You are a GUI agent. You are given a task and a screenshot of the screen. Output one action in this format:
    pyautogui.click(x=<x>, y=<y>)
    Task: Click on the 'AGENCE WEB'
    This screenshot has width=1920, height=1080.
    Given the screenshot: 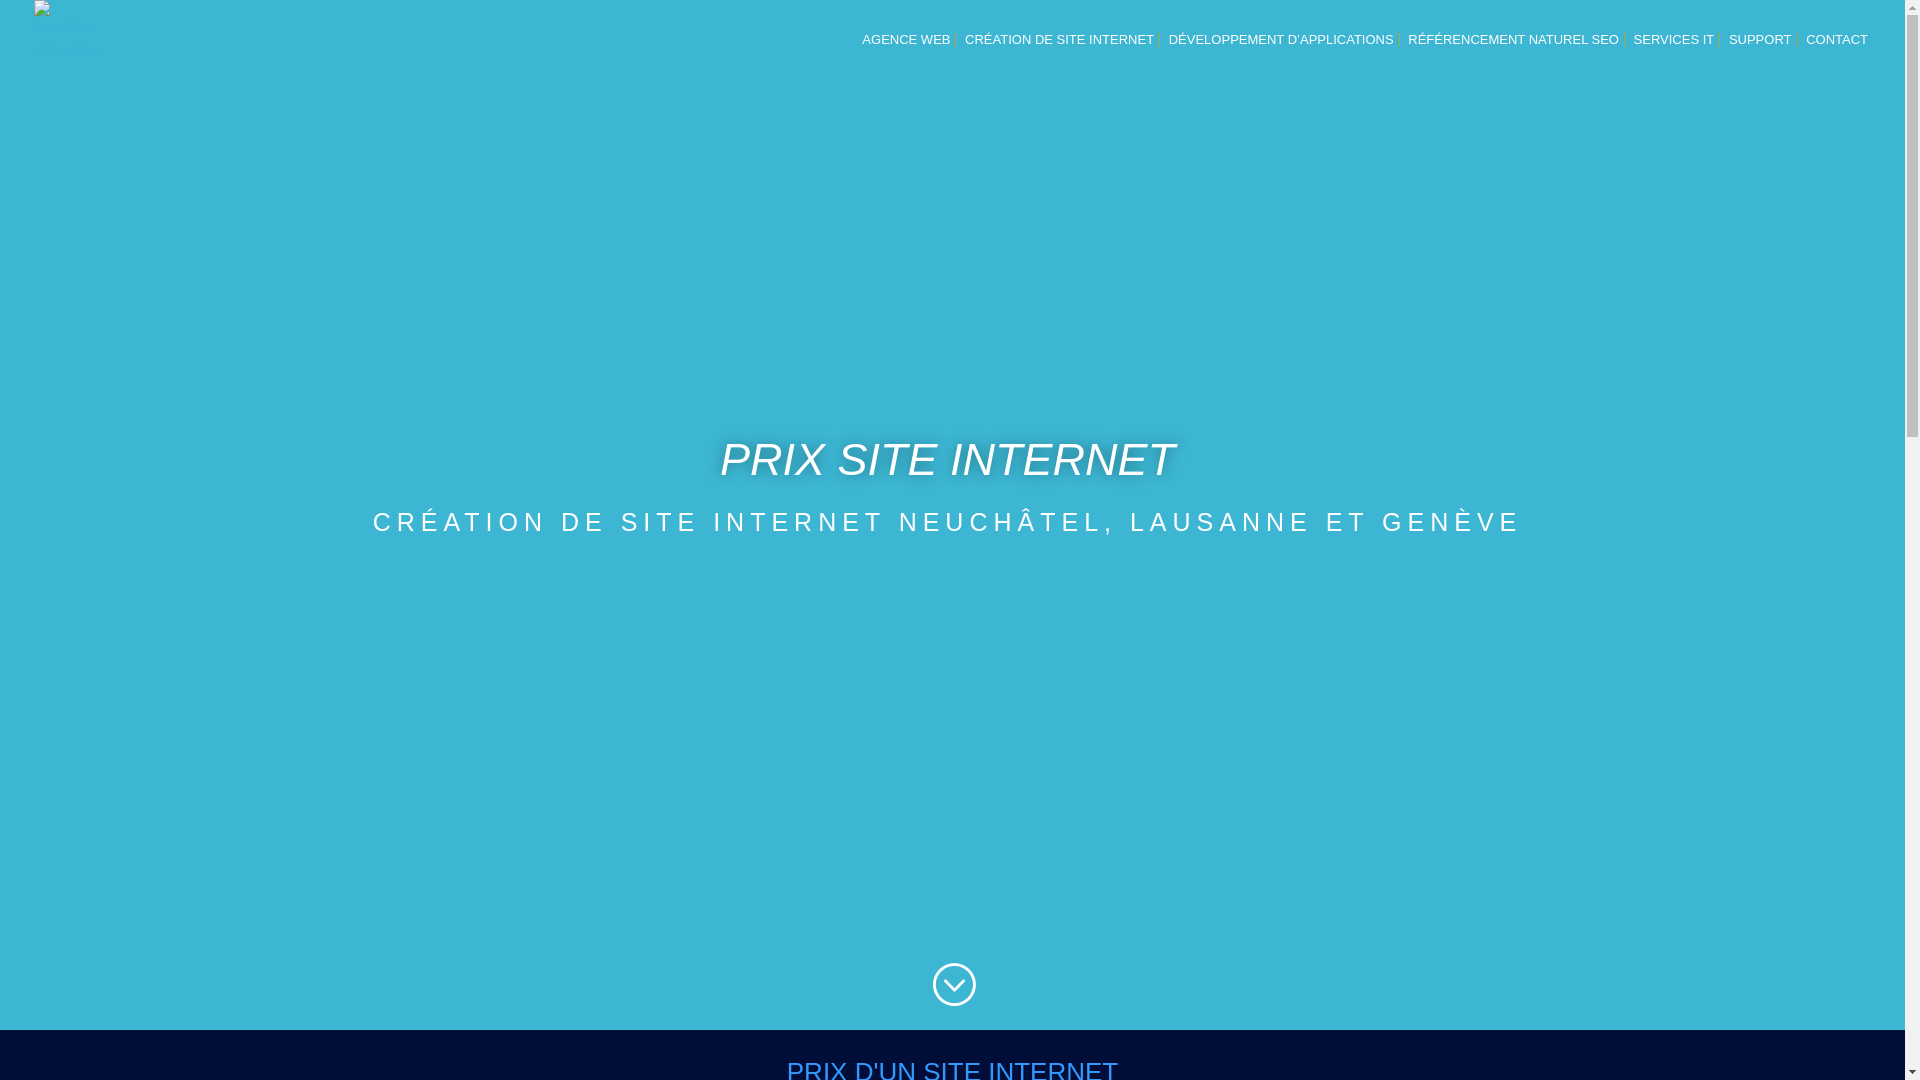 What is the action you would take?
    pyautogui.click(x=905, y=55)
    